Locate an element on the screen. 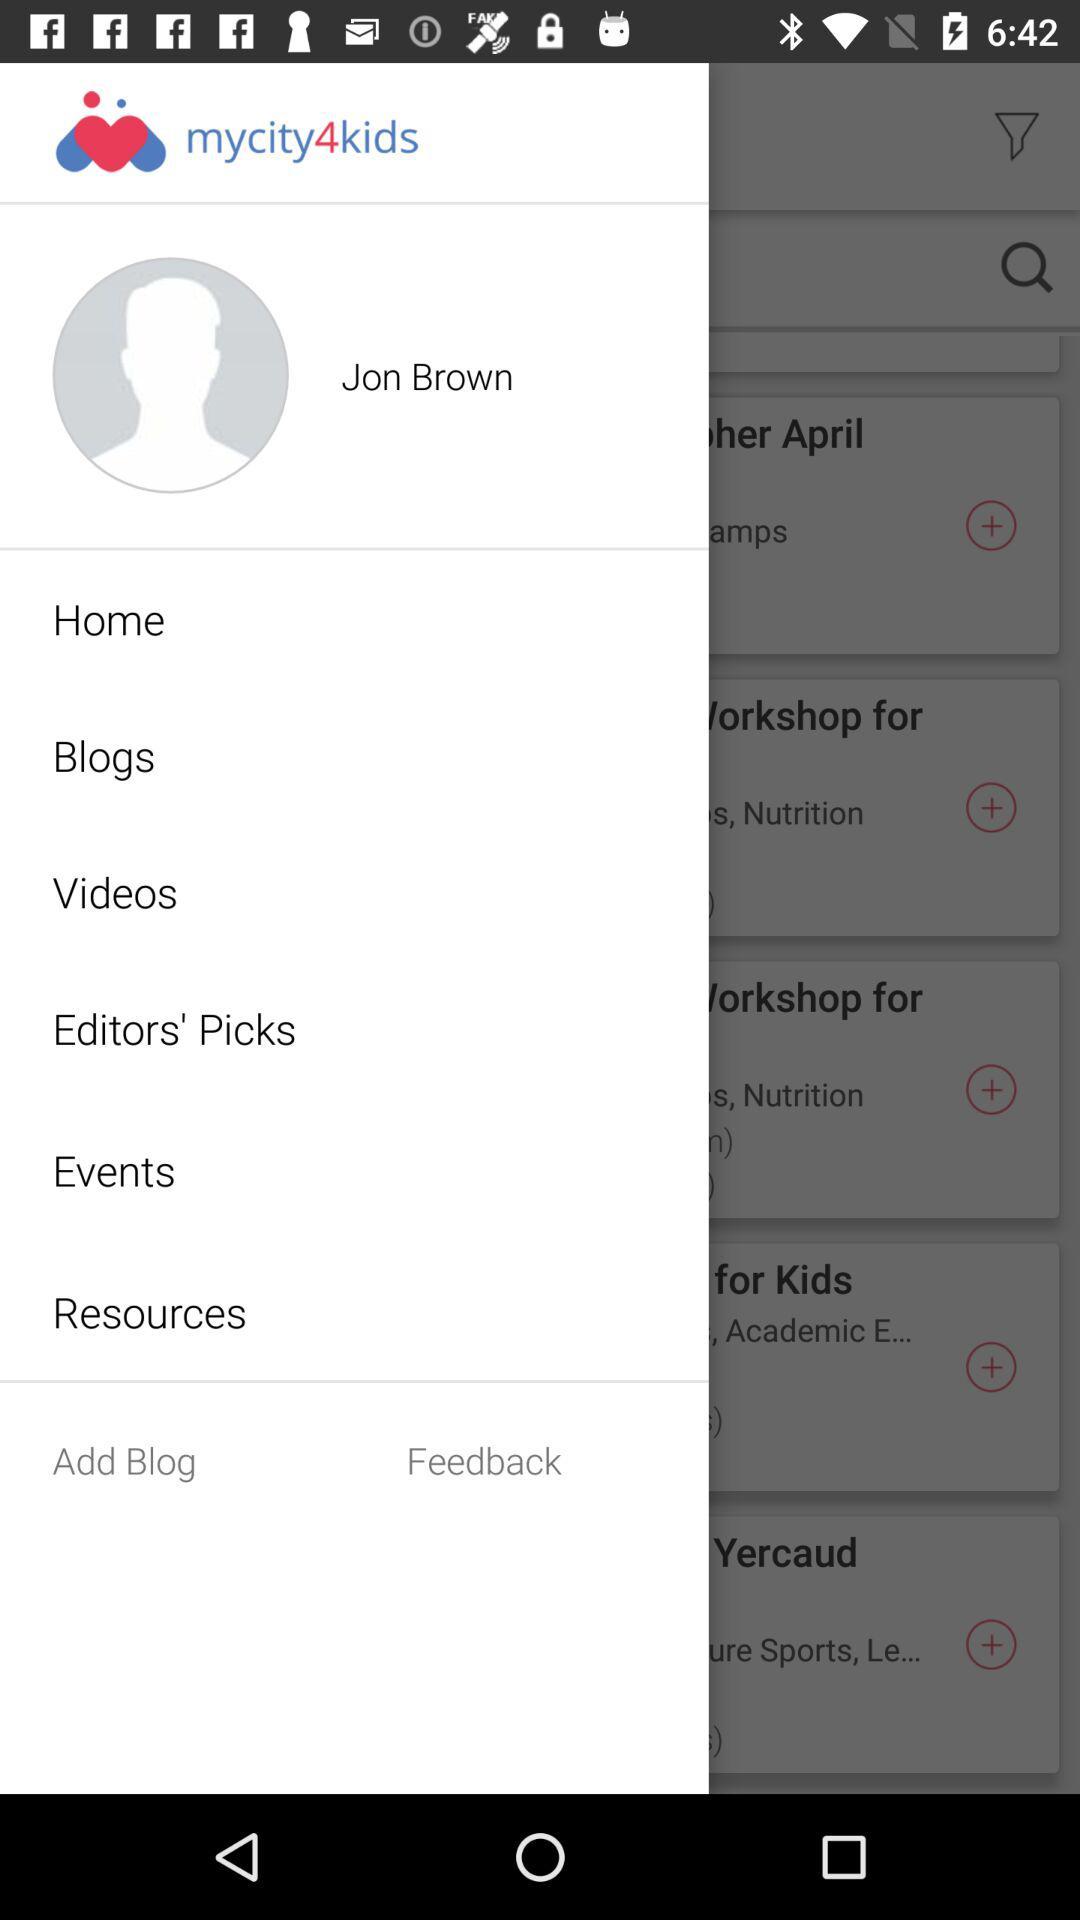 This screenshot has height=1920, width=1080. filter icon on the top right corner of the page is located at coordinates (1017, 136).